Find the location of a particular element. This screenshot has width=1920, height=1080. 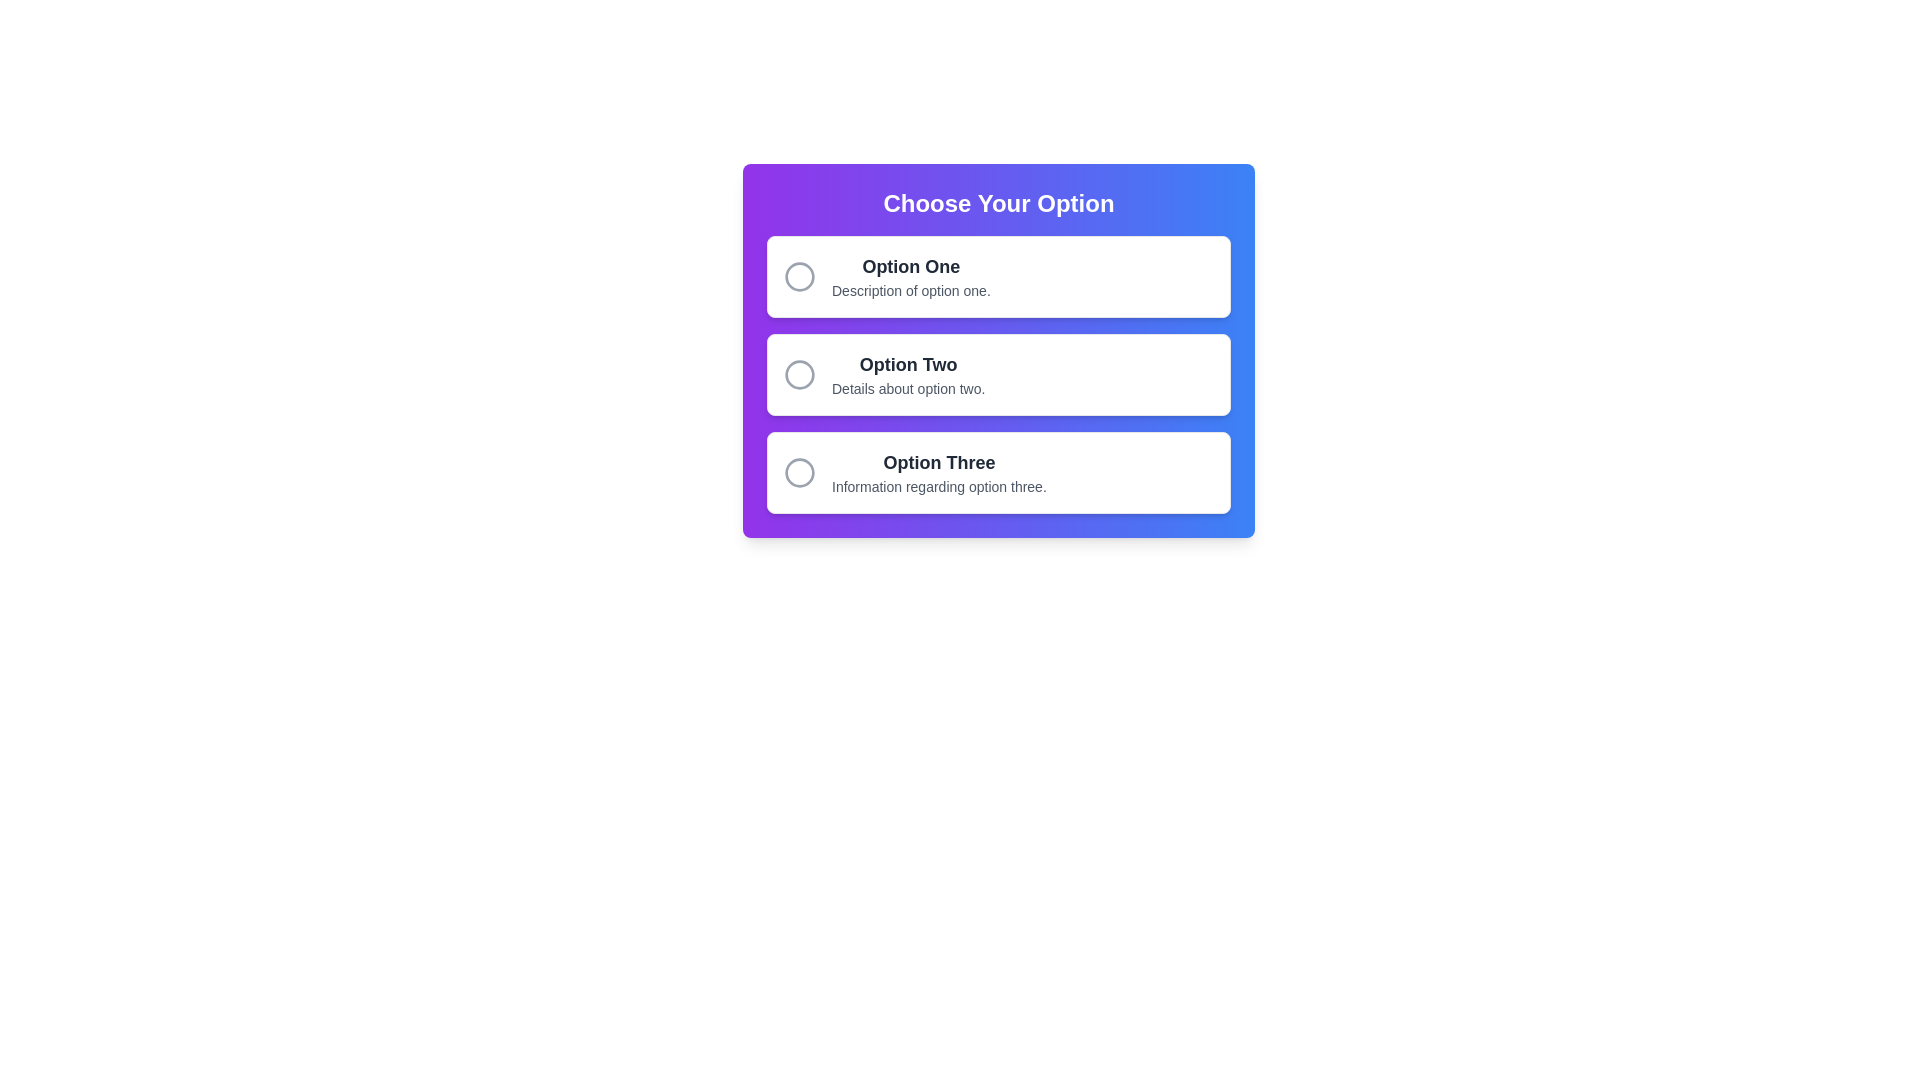

the text label reading 'Option Three' which is a bold and larger dark gray font, positioned prominently as the title of the third option in a vertical list is located at coordinates (938, 462).